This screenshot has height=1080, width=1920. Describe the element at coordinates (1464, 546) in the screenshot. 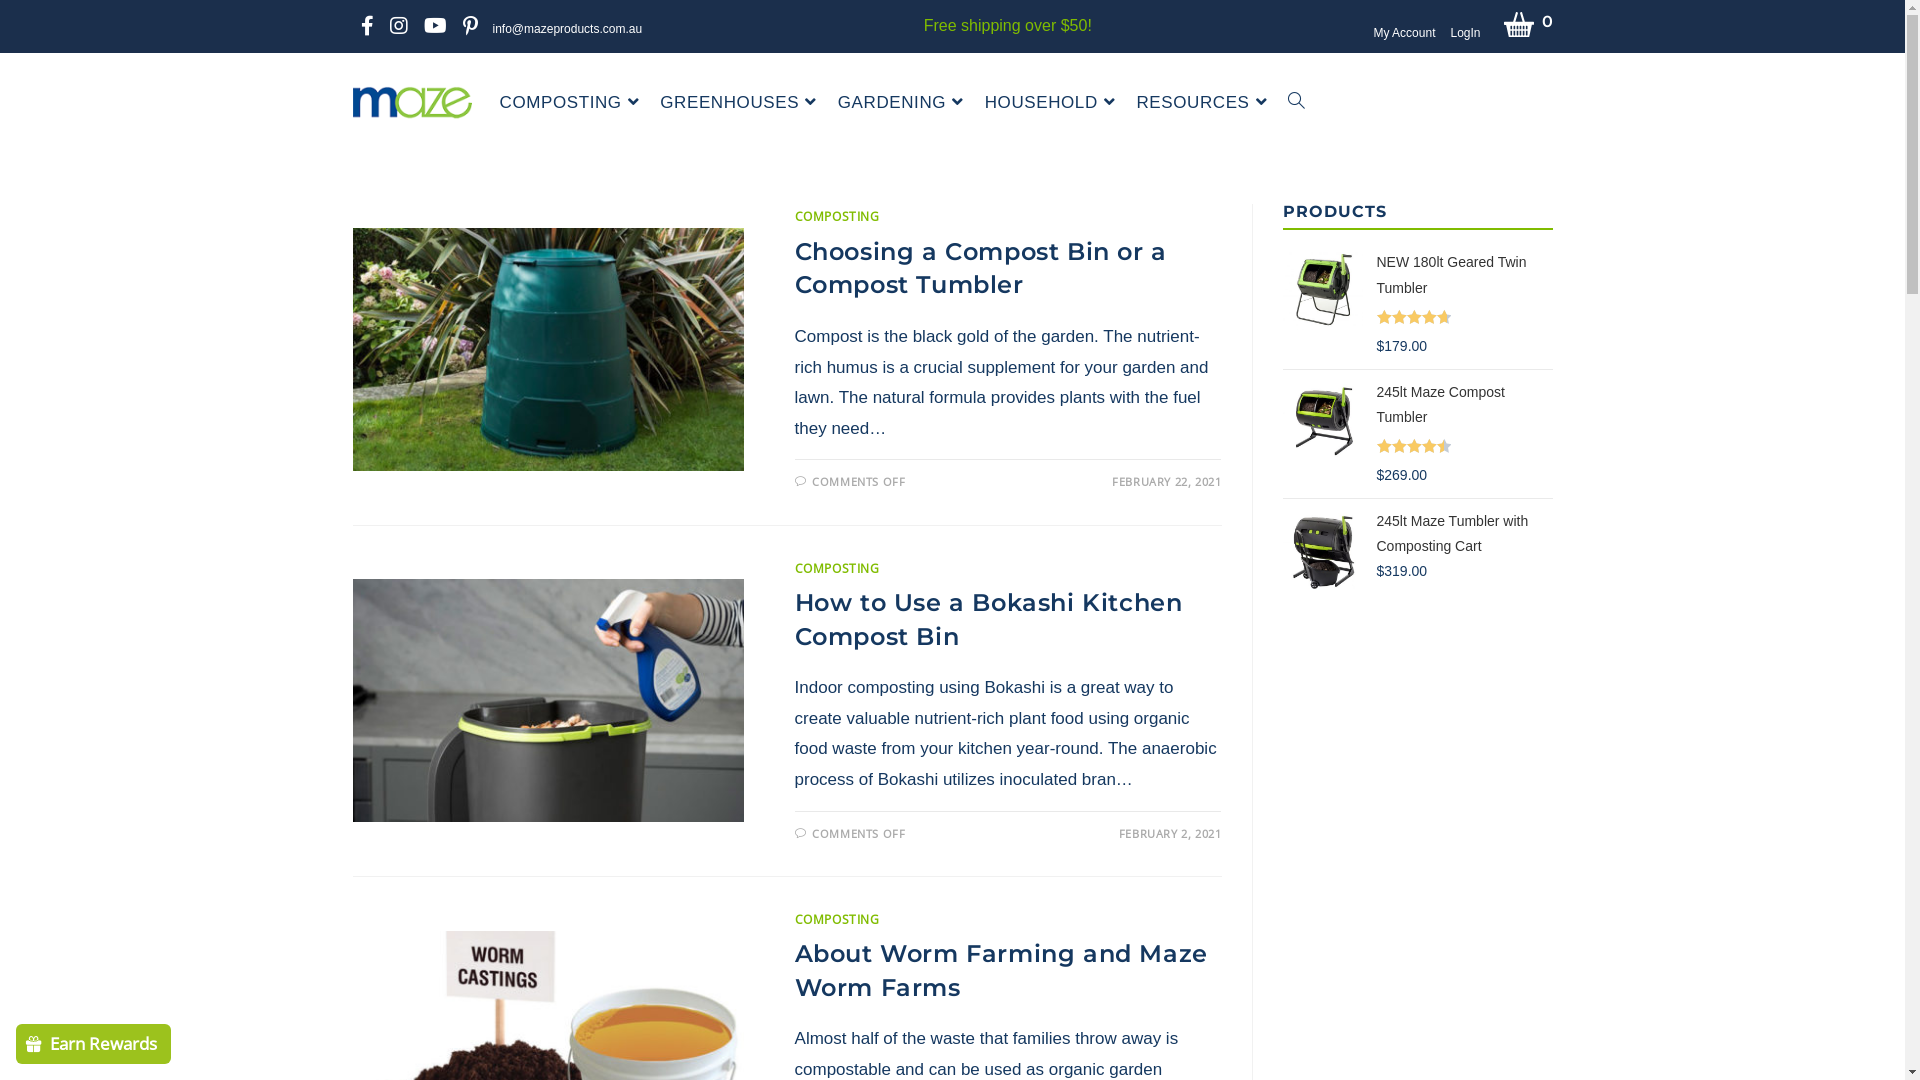

I see `'245lt Maze Tumbler with Composting Cart'` at that location.